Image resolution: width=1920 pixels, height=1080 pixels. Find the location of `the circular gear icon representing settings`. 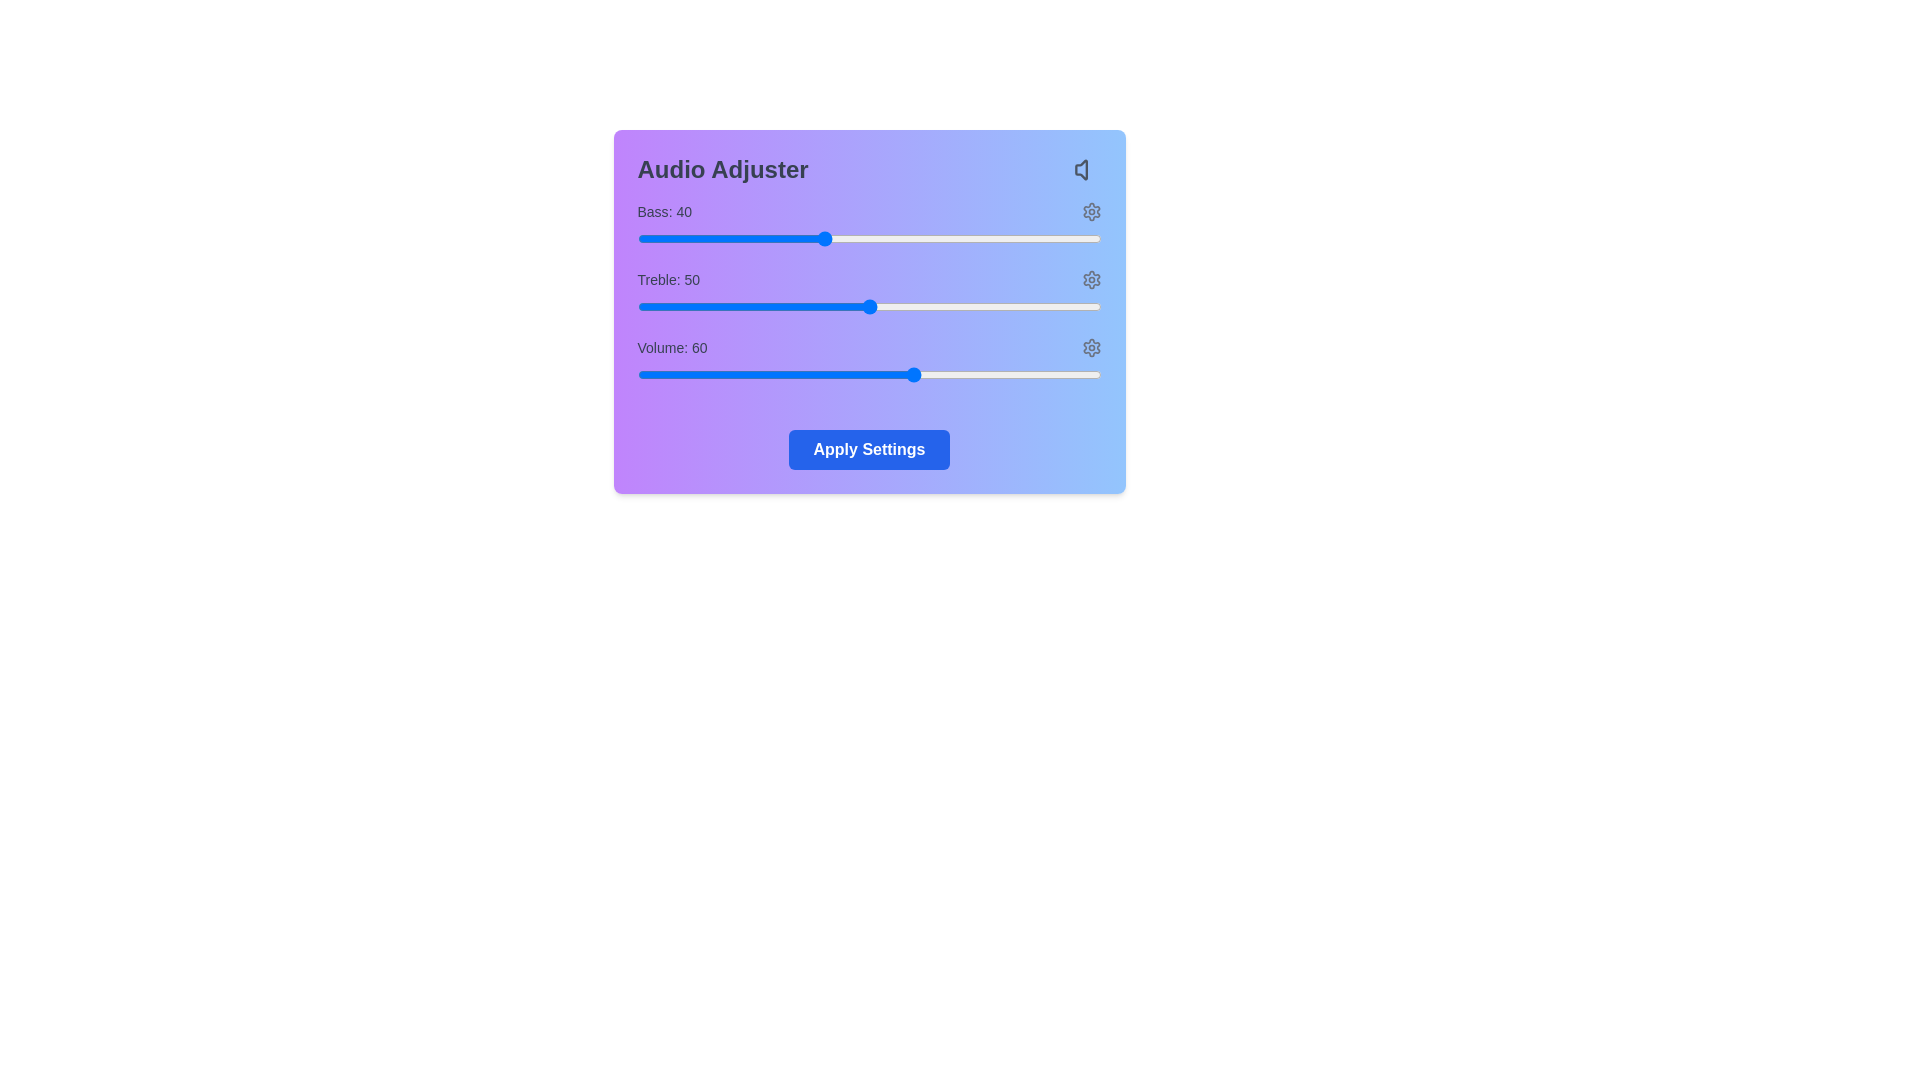

the circular gear icon representing settings is located at coordinates (1090, 280).